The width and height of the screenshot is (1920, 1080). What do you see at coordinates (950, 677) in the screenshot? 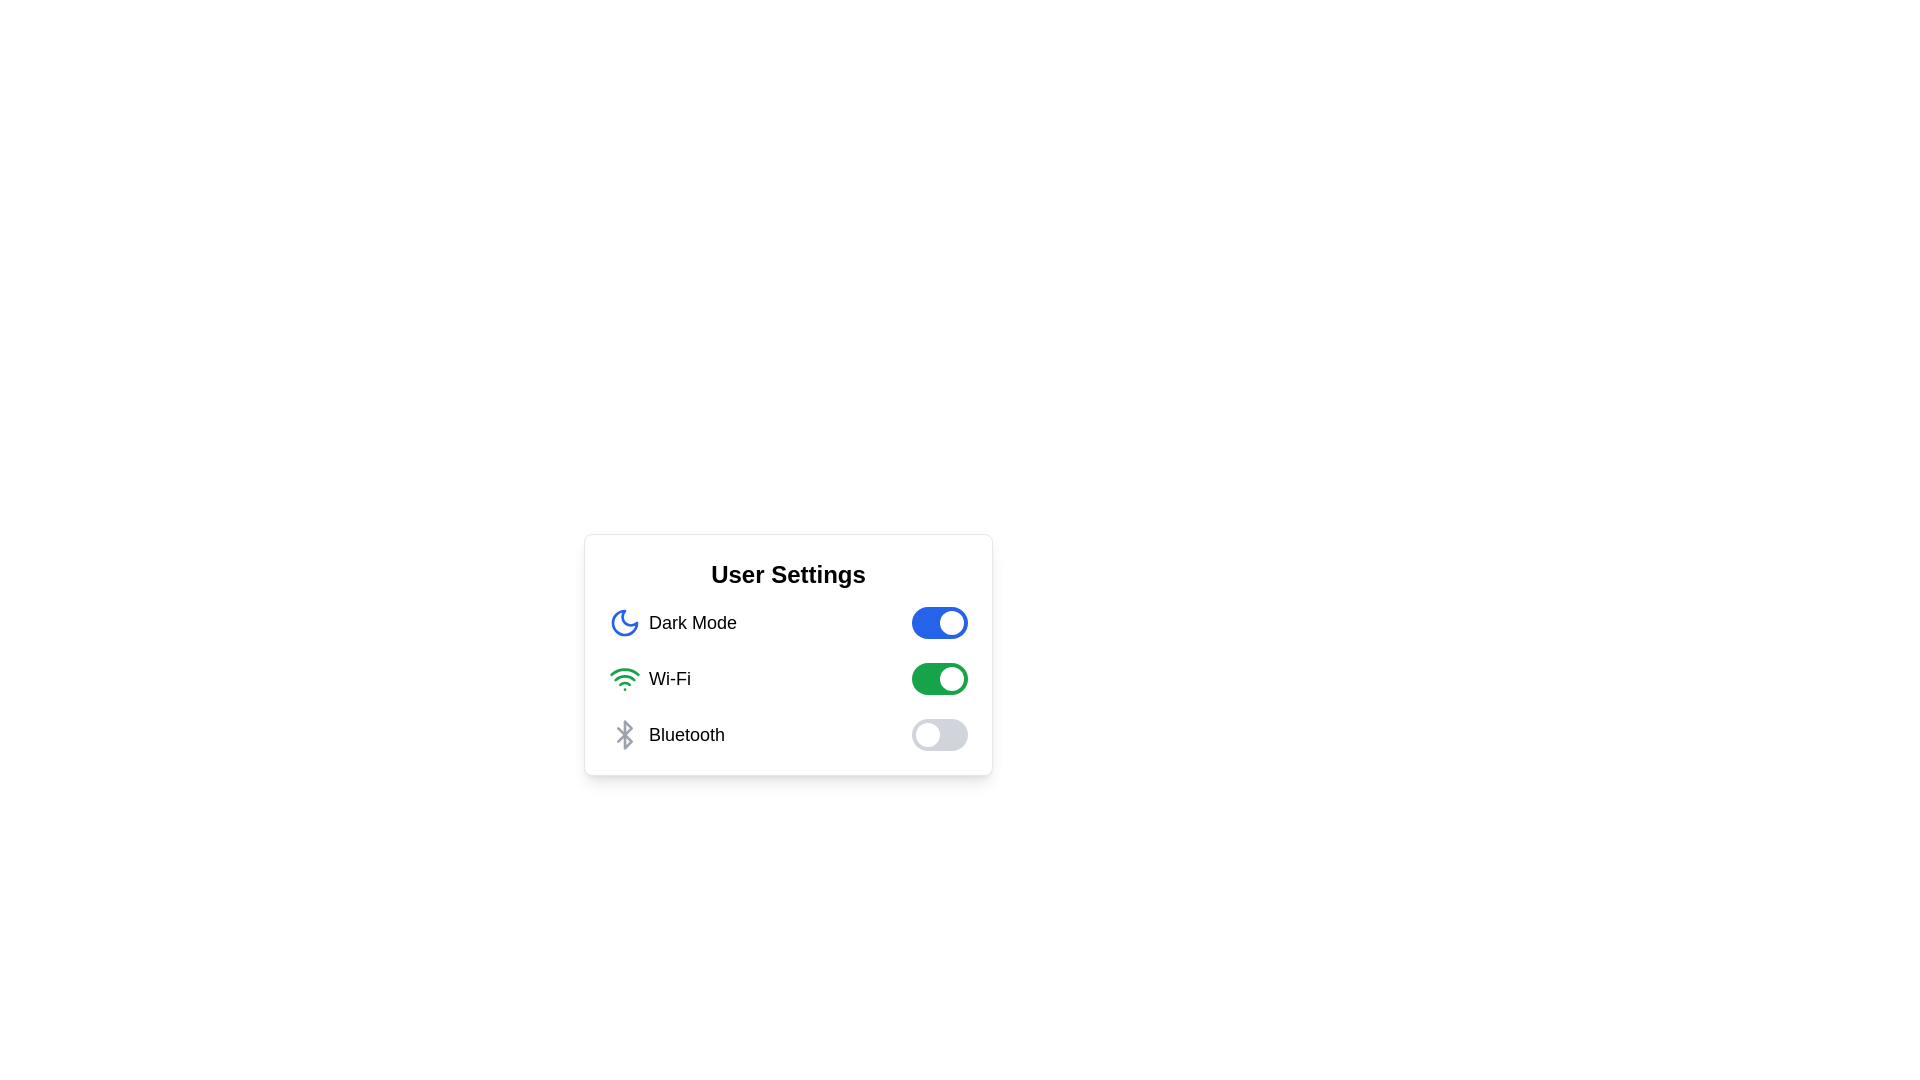
I see `the Wi-Fi toggle button, which is a circular white toggle within a green rounded rectangular switch UI component` at bounding box center [950, 677].